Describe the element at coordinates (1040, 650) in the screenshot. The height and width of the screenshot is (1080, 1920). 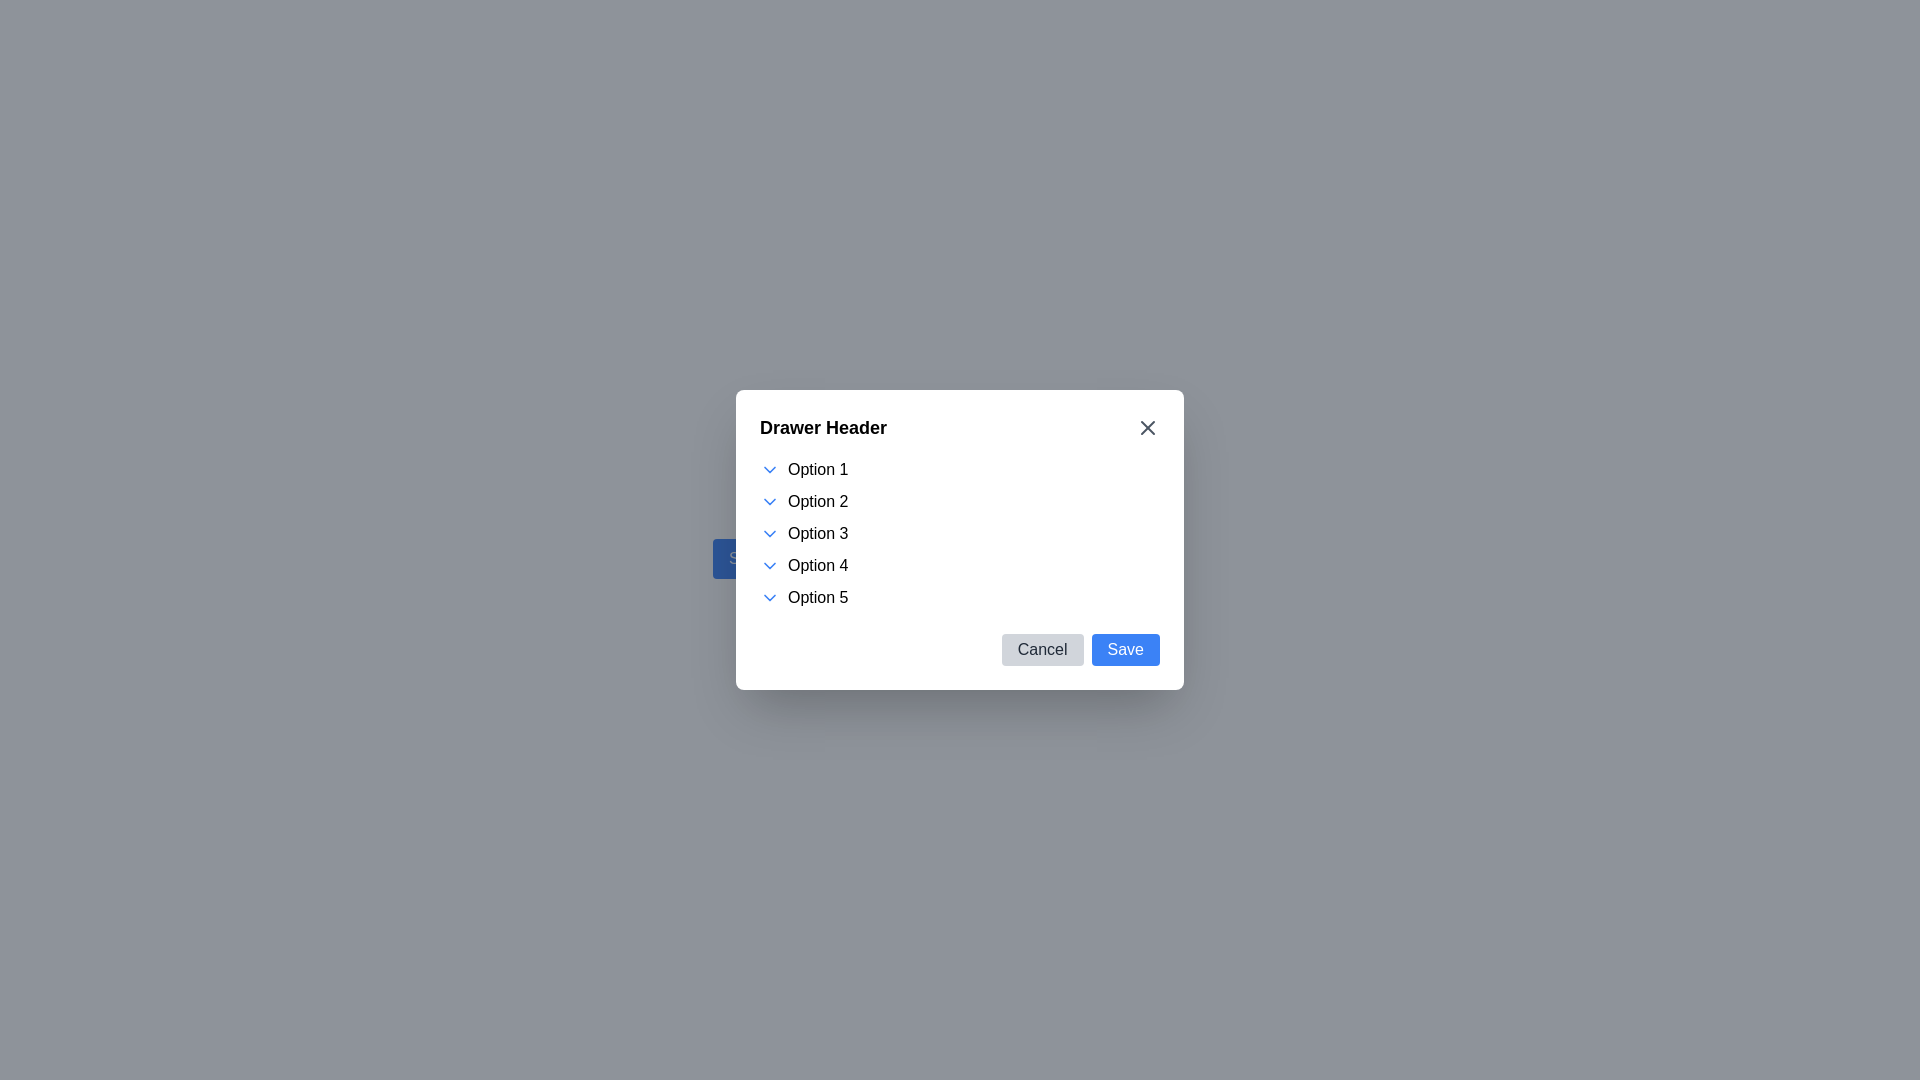
I see `the 'Cancel' button located in the bottom-right corner of the modal dialog box, positioned to the left of the 'Save' button` at that location.